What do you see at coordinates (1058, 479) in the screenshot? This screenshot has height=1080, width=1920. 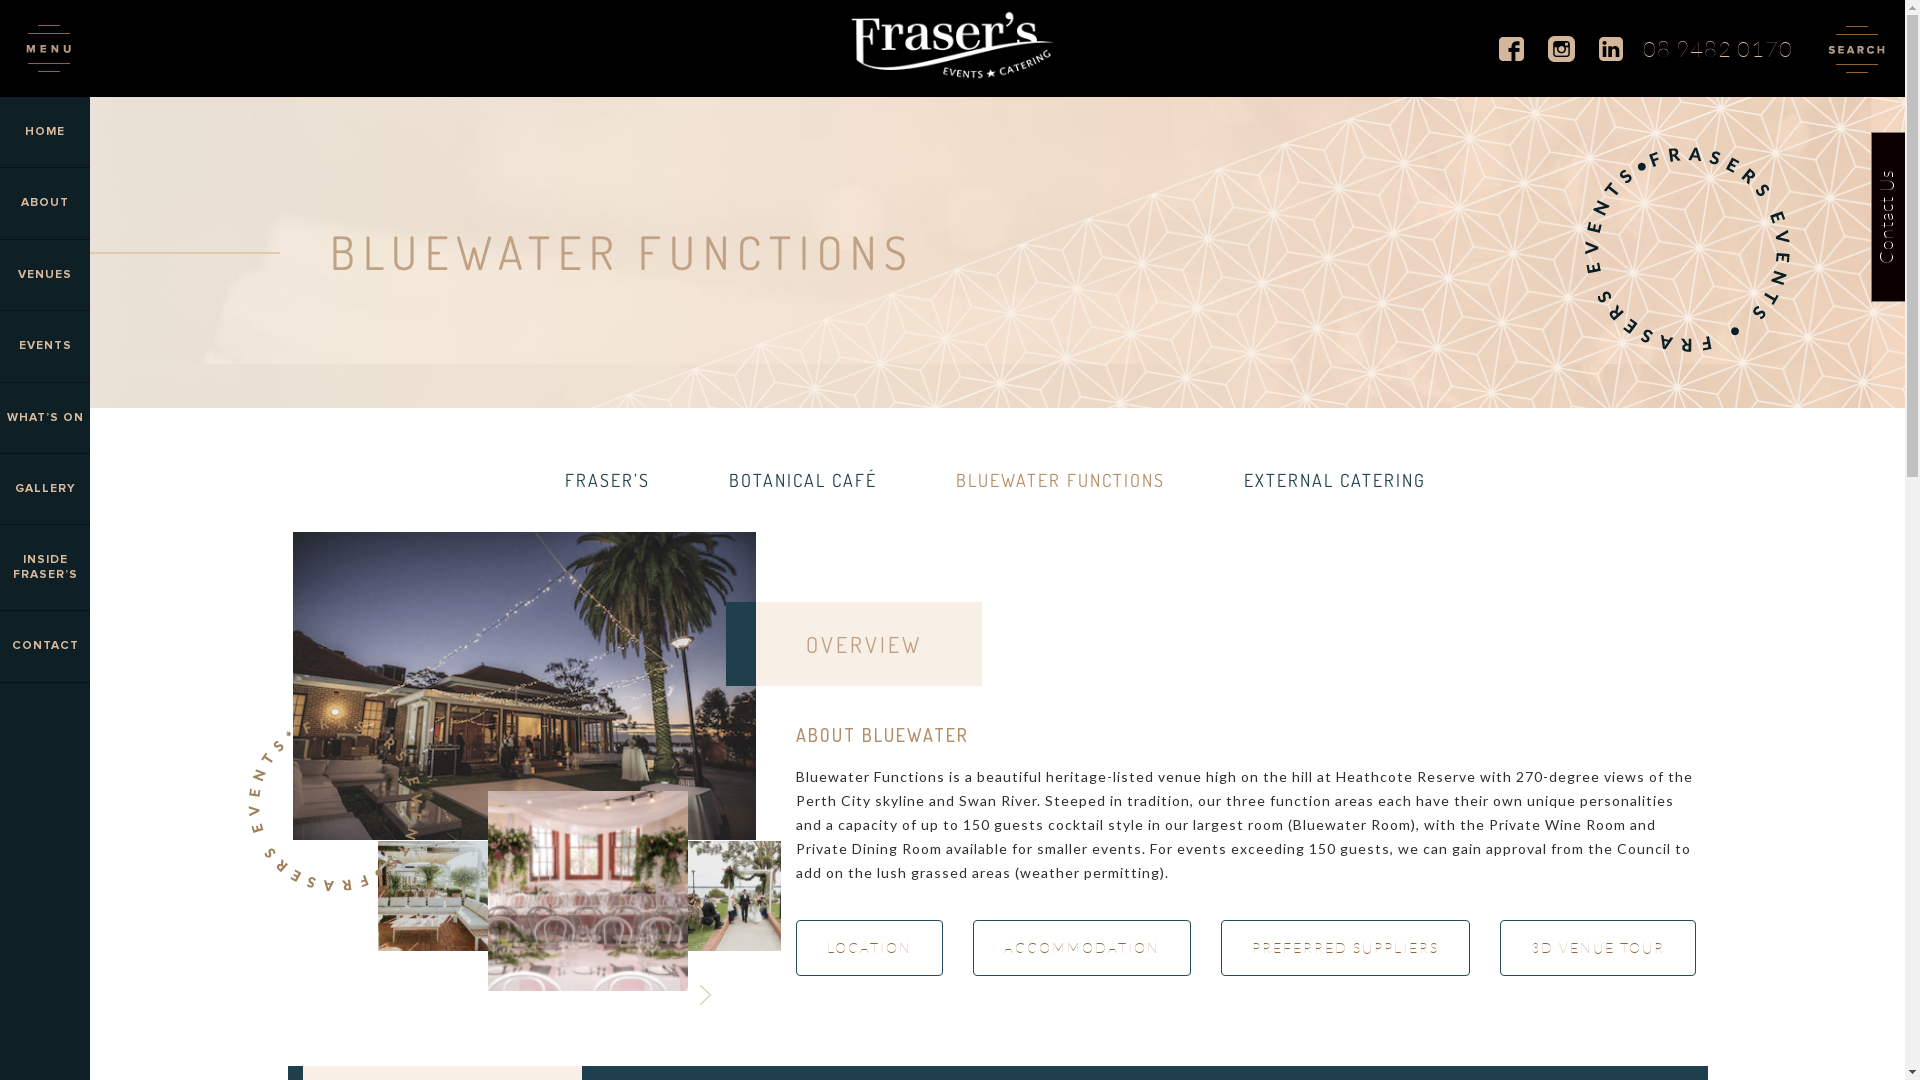 I see `'BLUEWATER FUNCTIONS'` at bounding box center [1058, 479].